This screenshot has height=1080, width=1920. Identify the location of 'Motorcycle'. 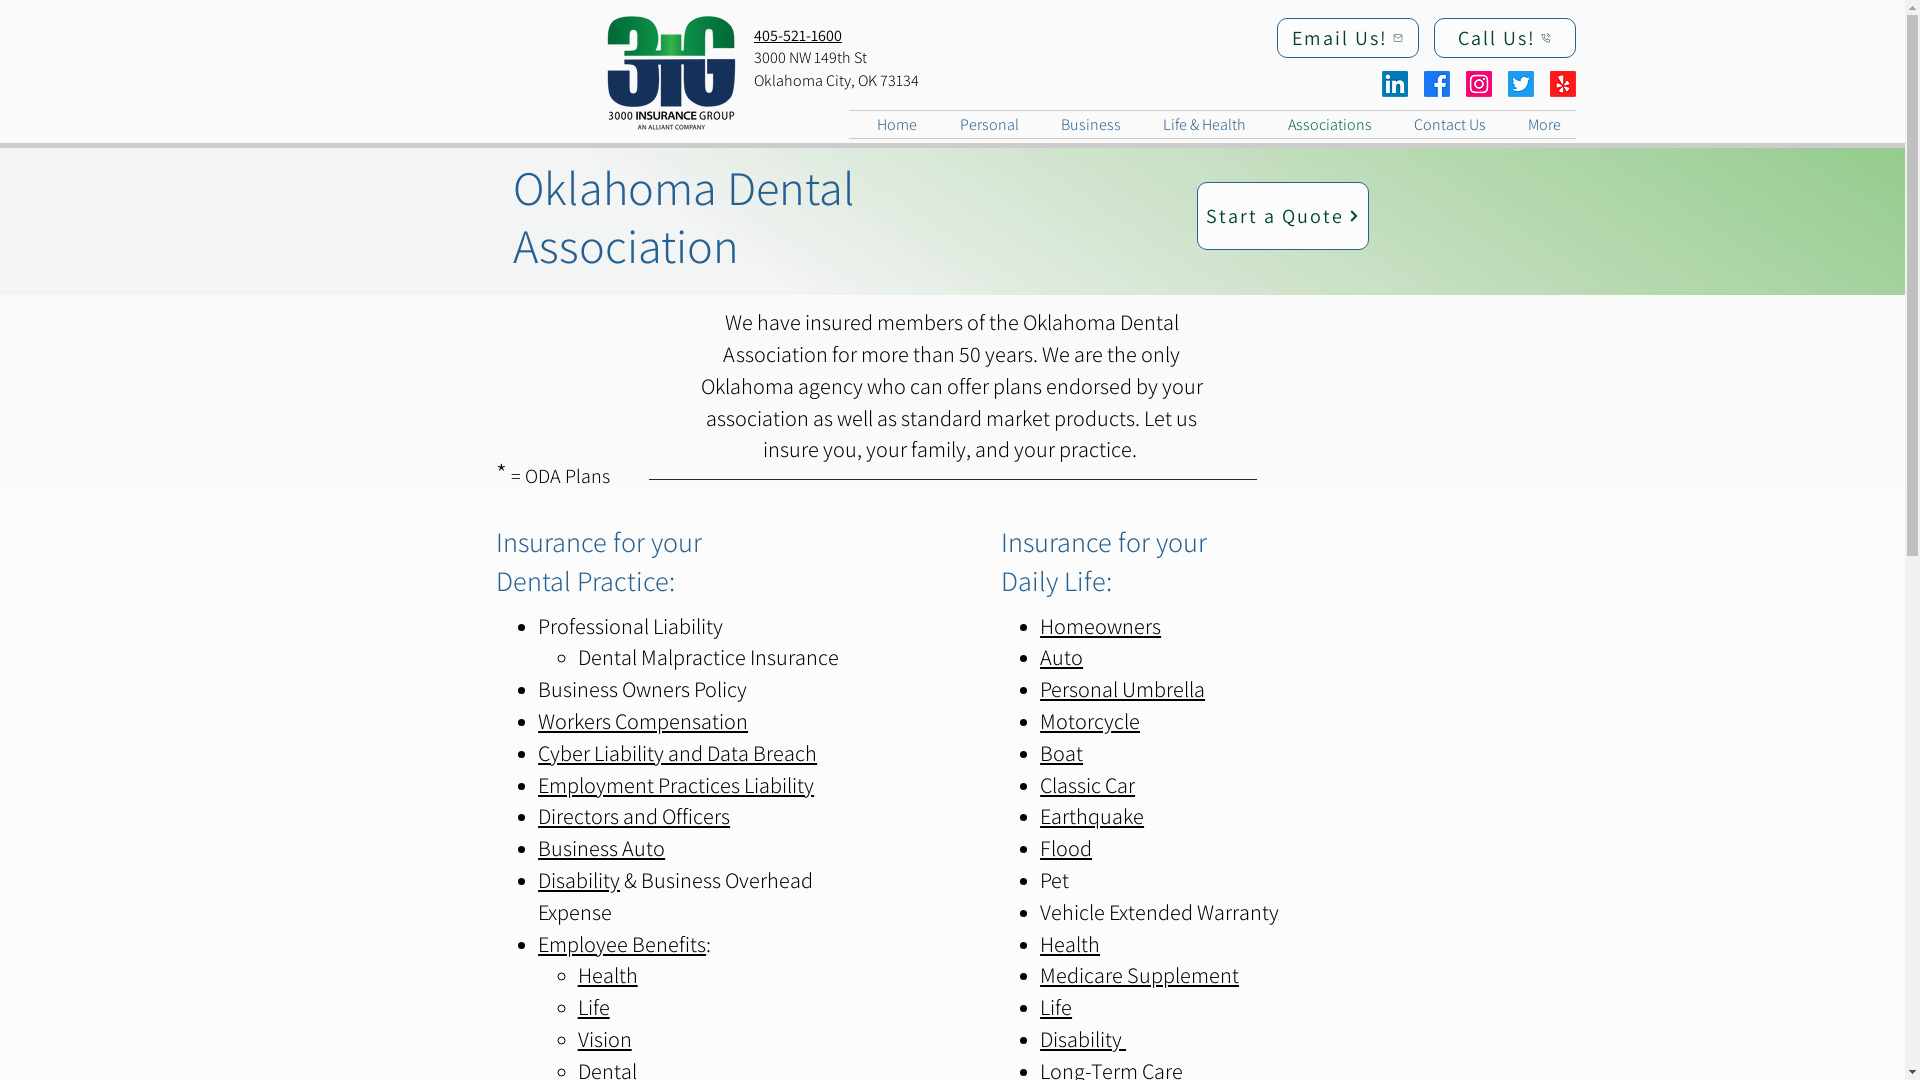
(1088, 721).